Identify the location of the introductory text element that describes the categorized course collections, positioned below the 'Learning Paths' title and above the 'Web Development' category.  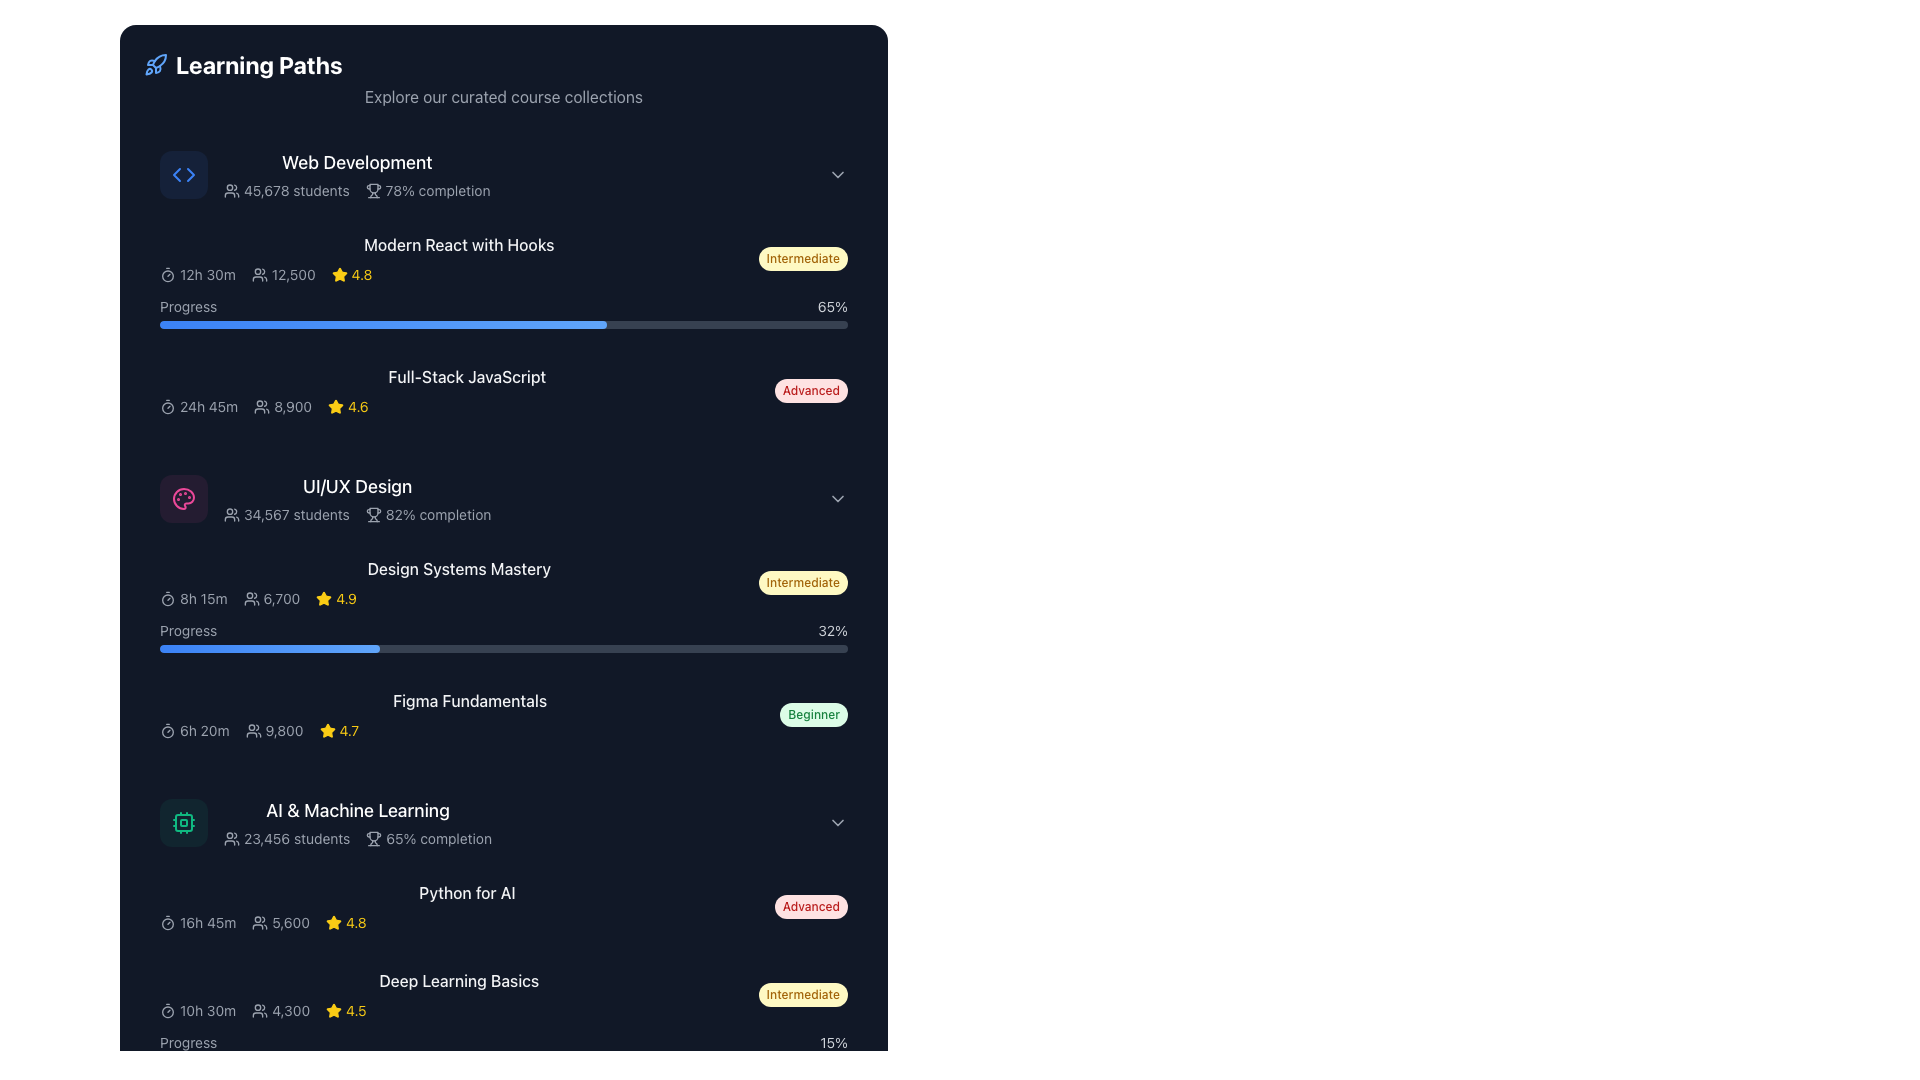
(504, 96).